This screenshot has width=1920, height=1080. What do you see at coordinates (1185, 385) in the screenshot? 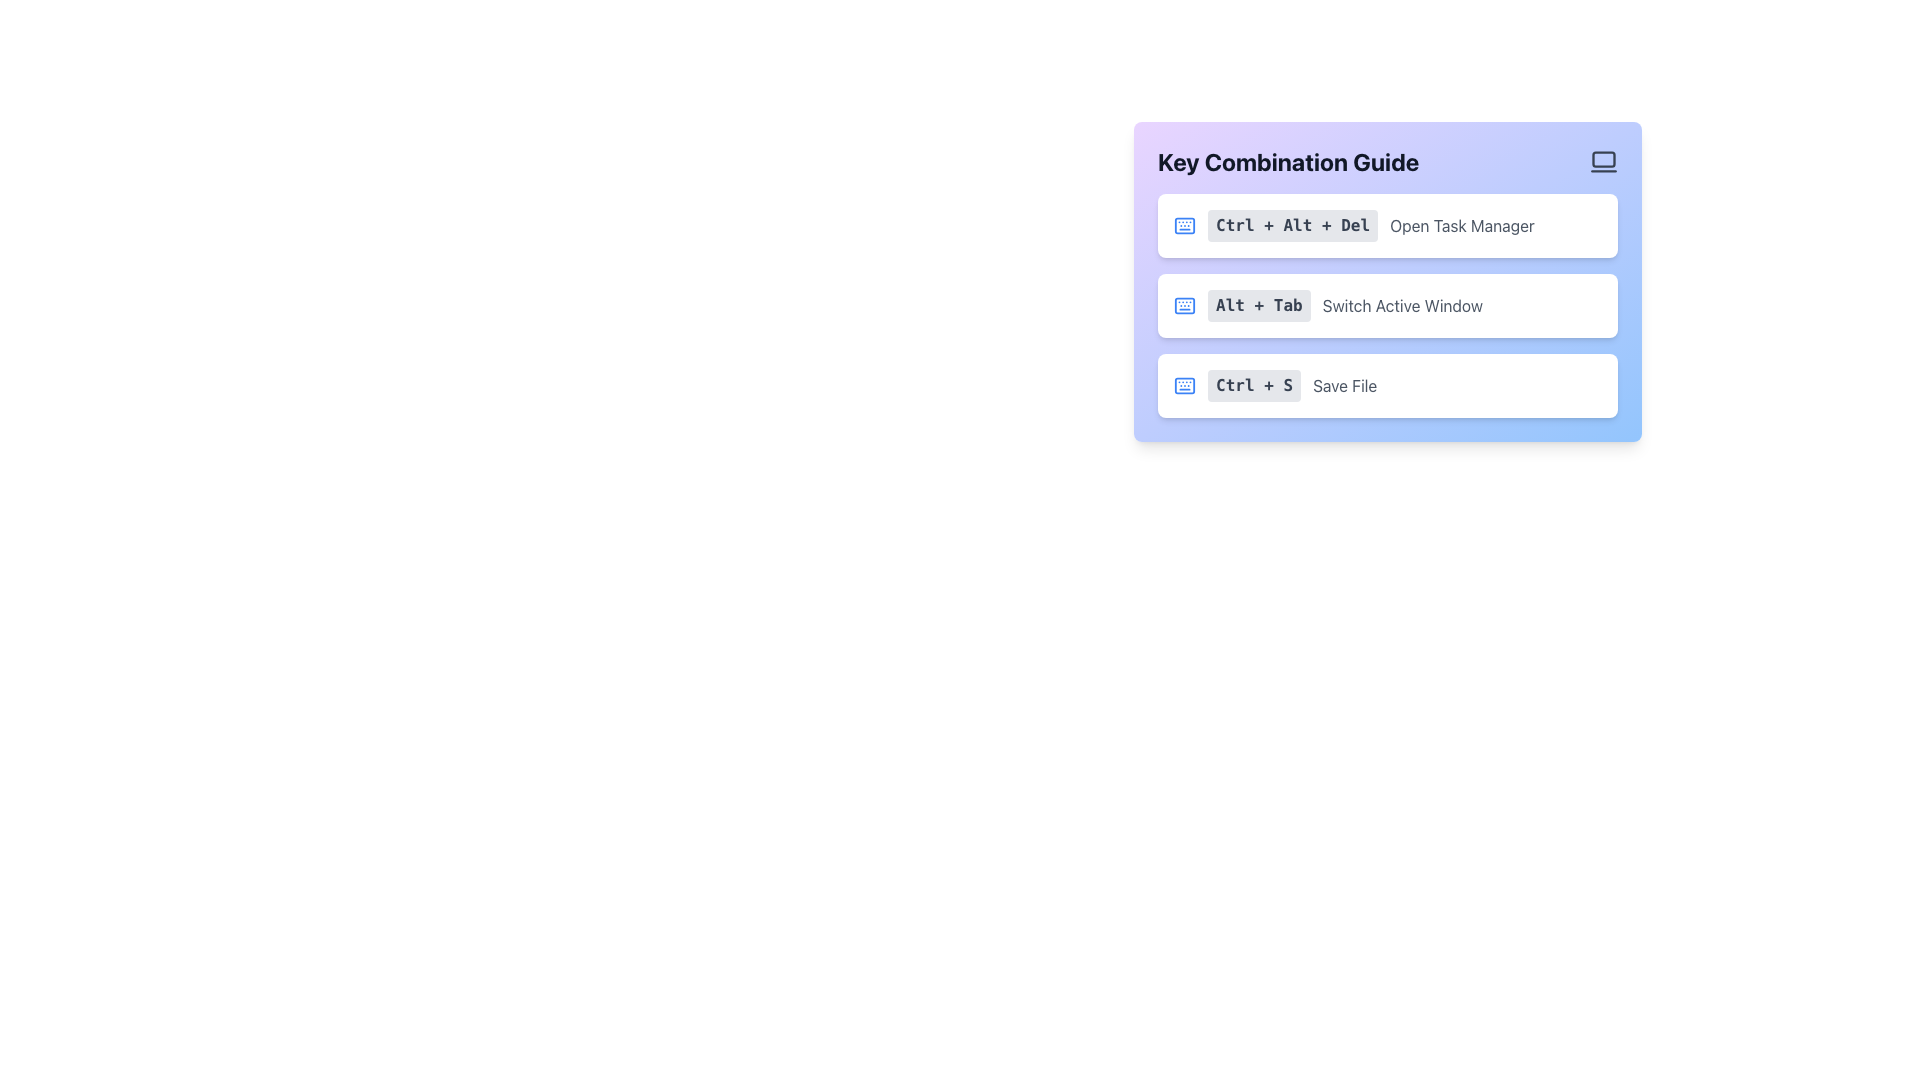
I see `the blue keyboard icon positioned at the beginning of the 'Ctrl + S Save File' box in the 'Key Combination Guide' list` at bounding box center [1185, 385].